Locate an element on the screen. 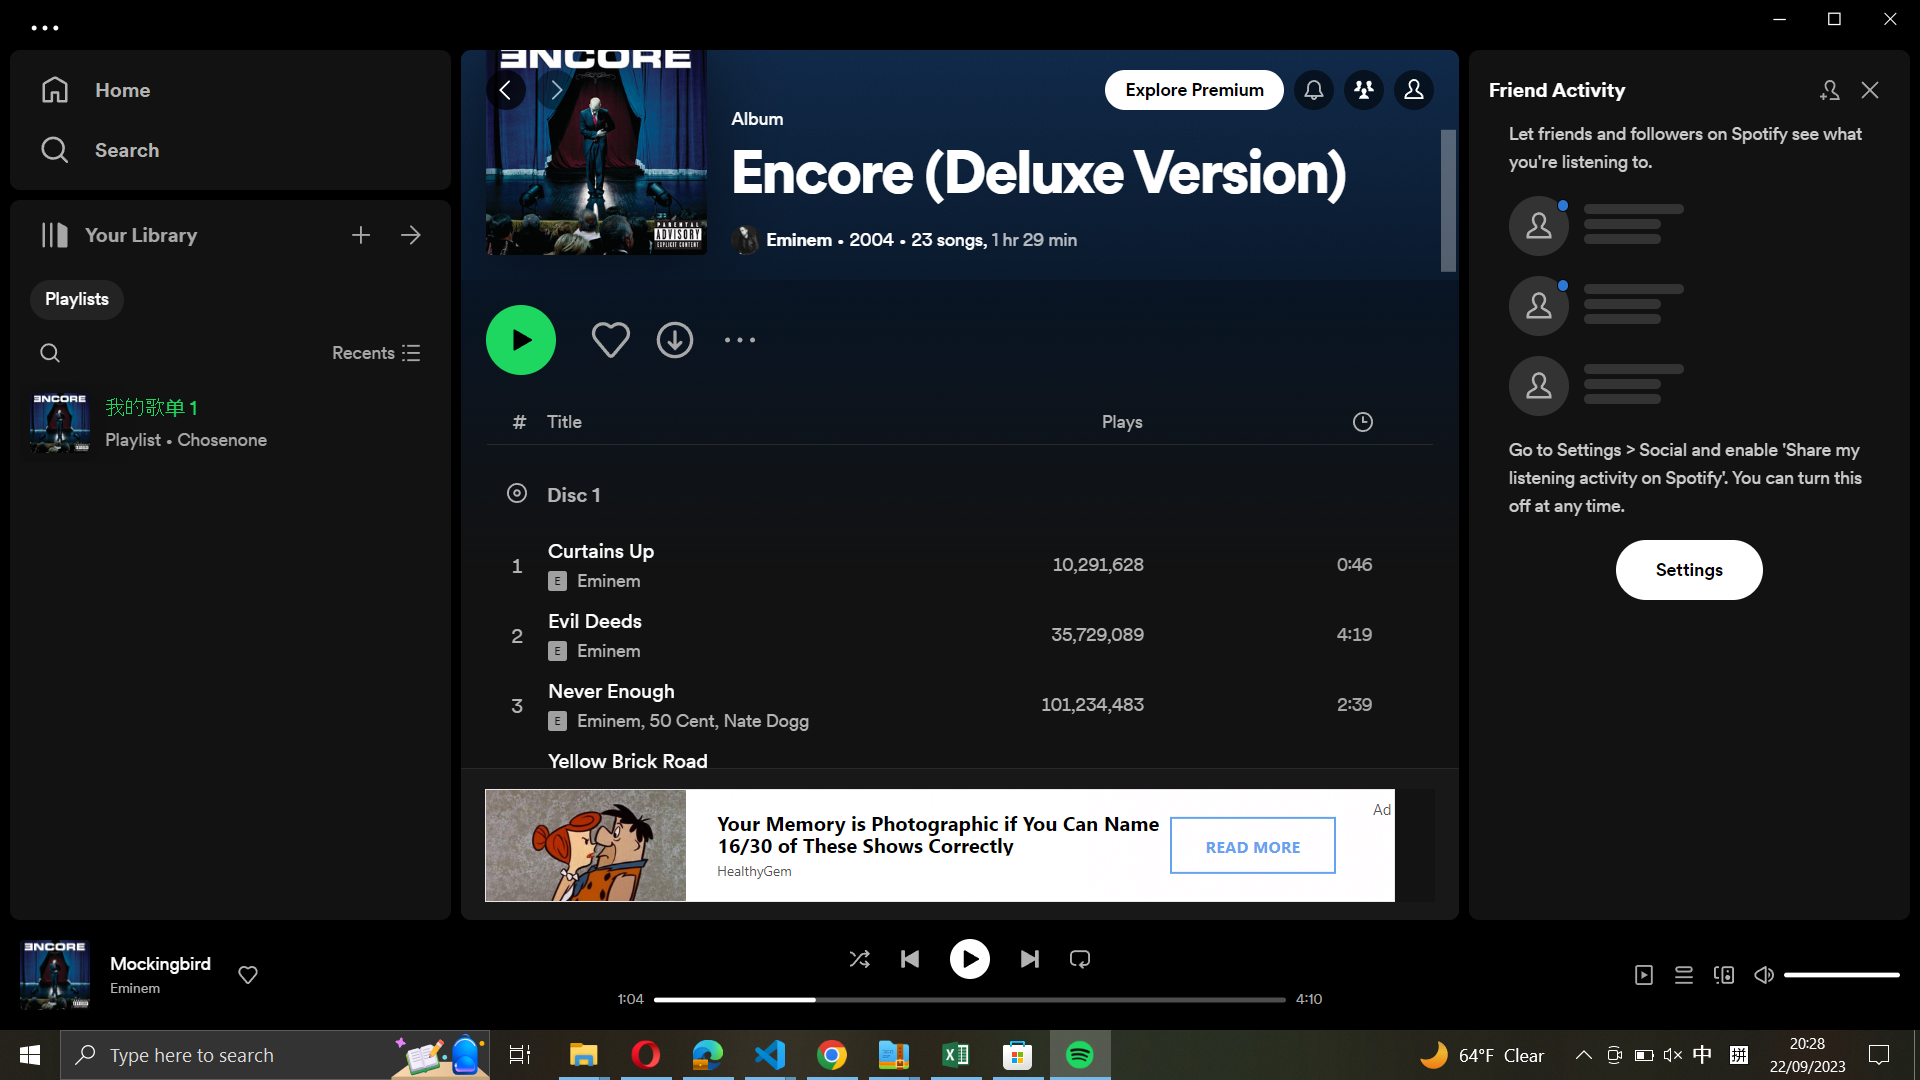 The width and height of the screenshot is (1920, 1080). the settings menu is located at coordinates (1688, 568).